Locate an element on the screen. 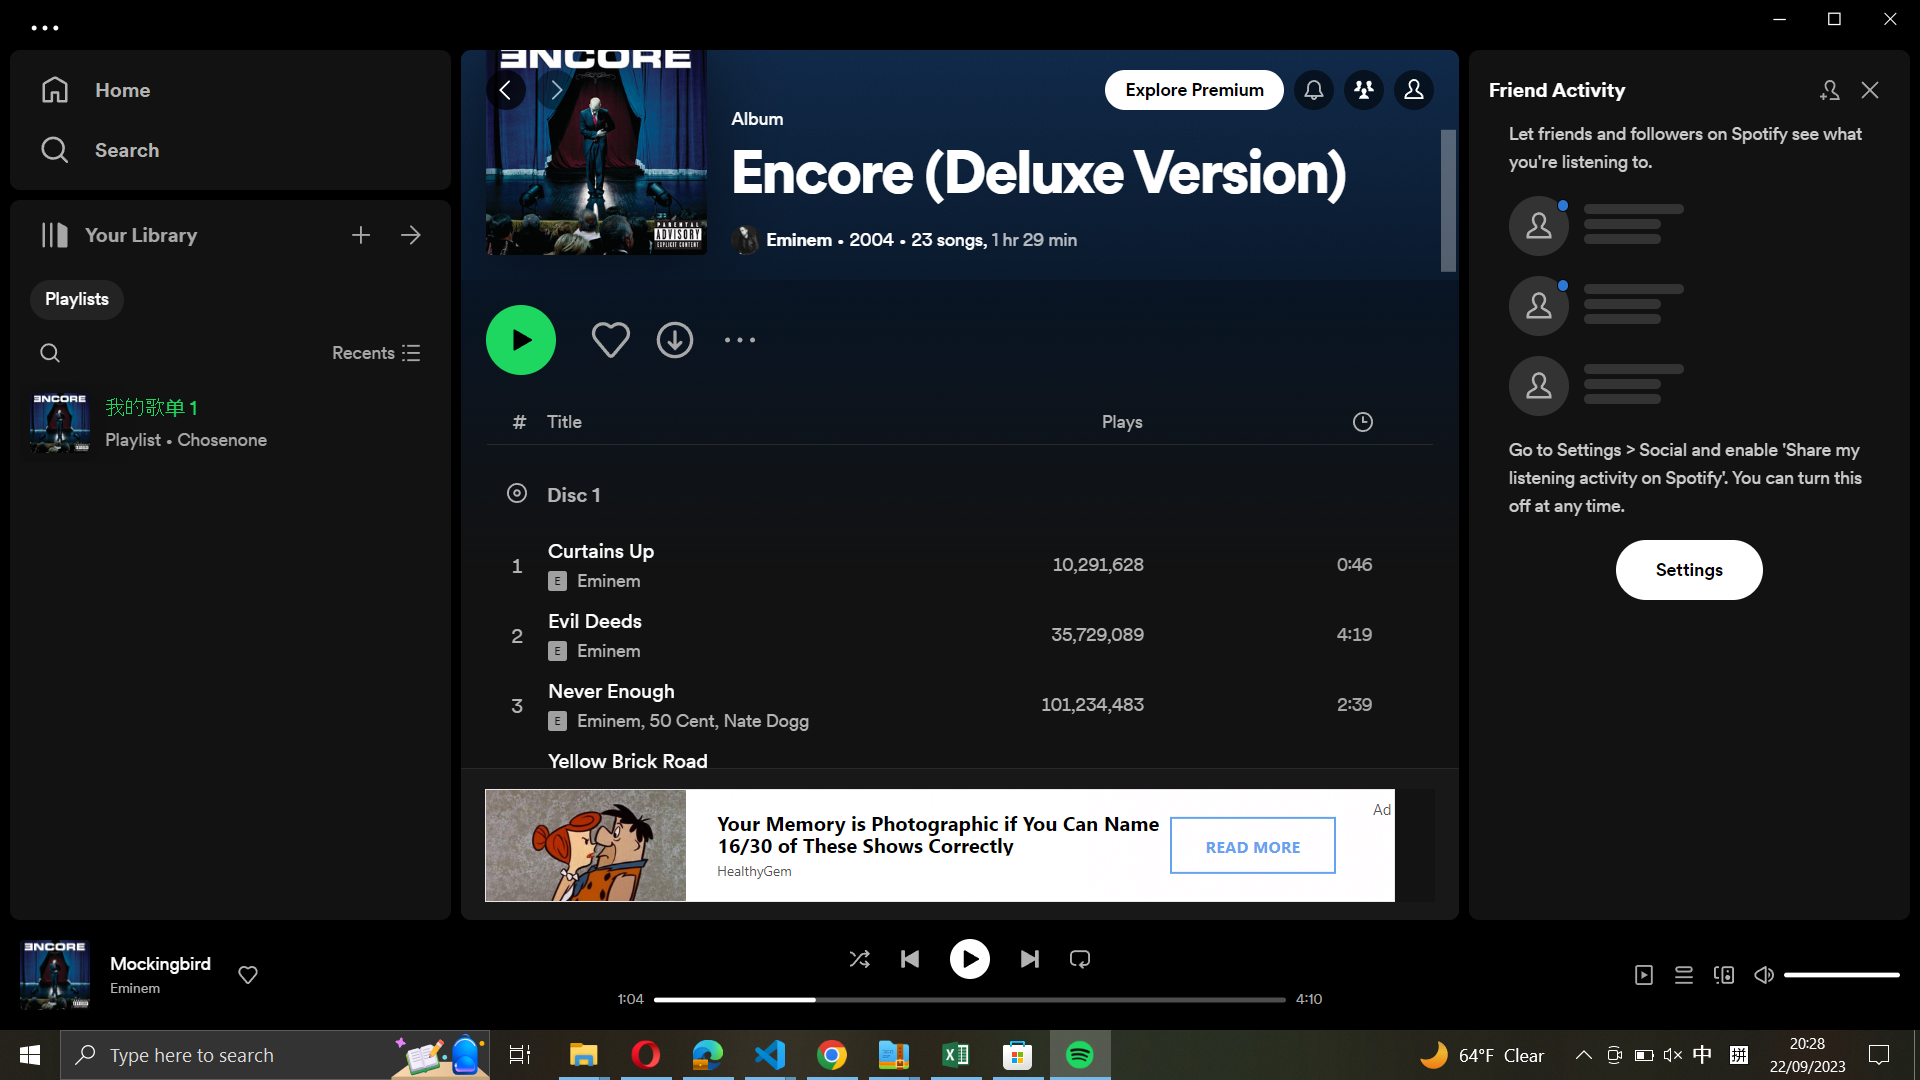 The width and height of the screenshot is (1920, 1080). the settings menu is located at coordinates (1688, 568).